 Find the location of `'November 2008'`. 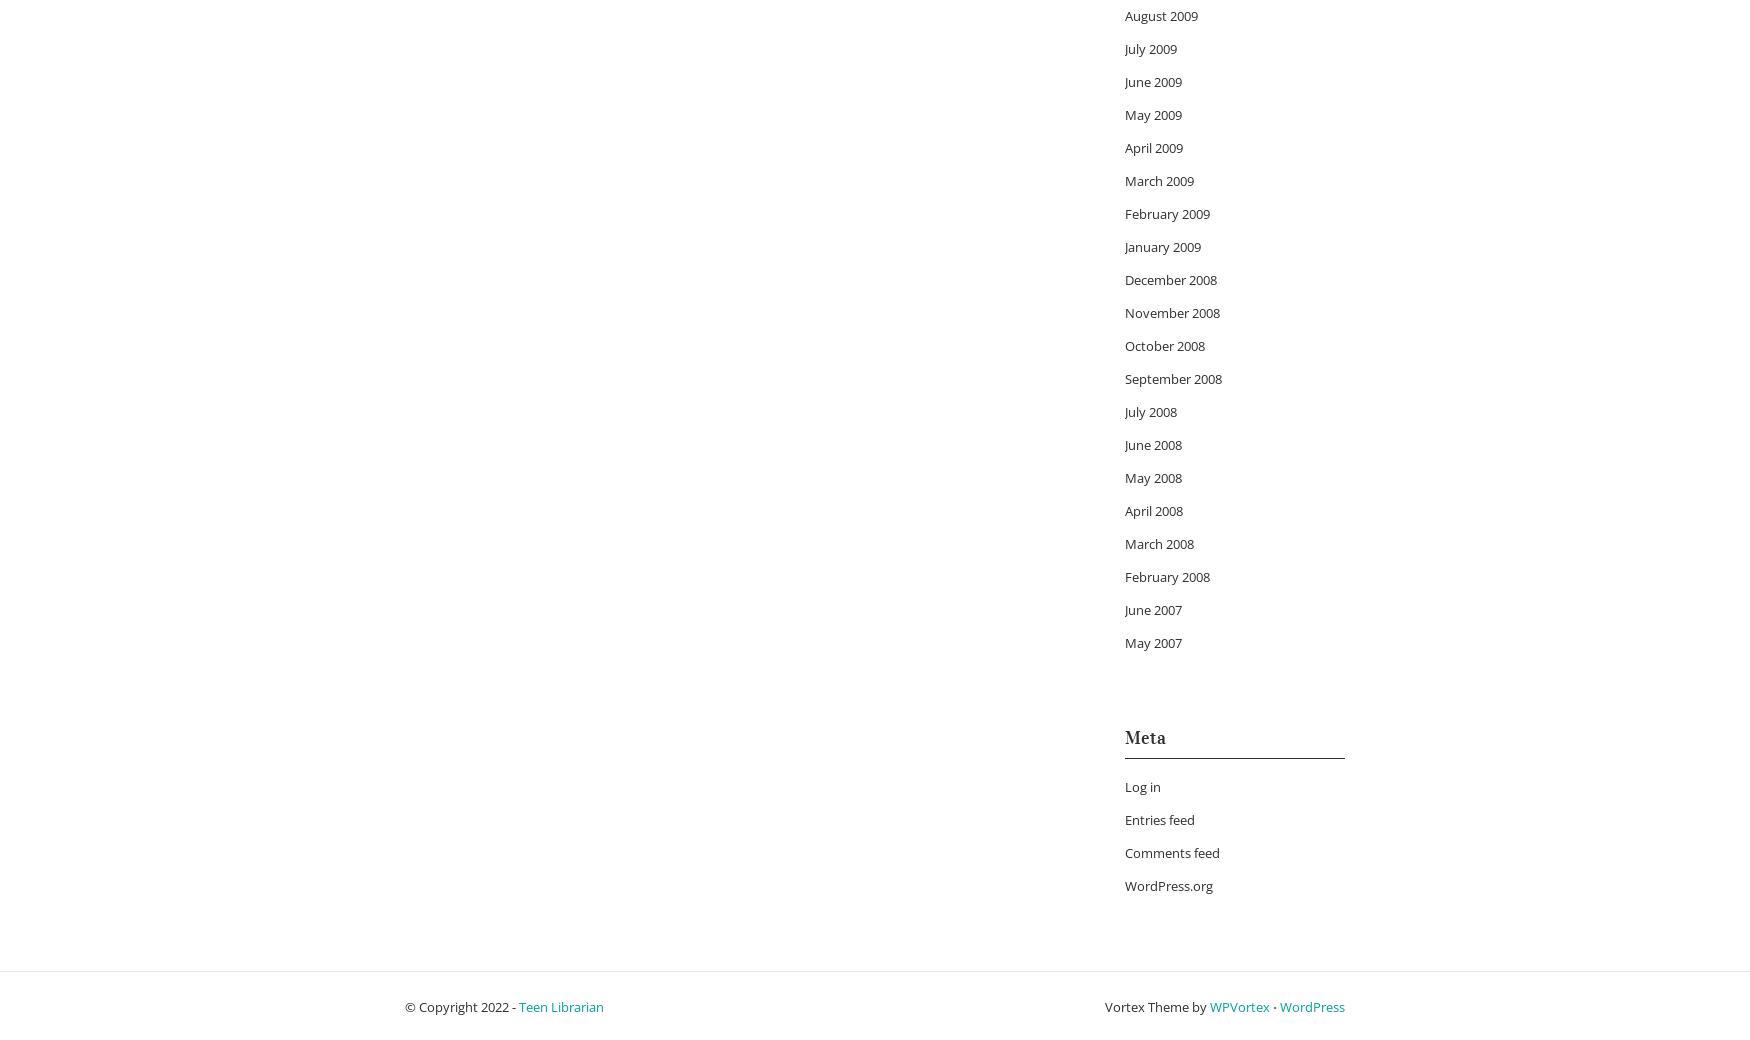

'November 2008' is located at coordinates (1171, 311).